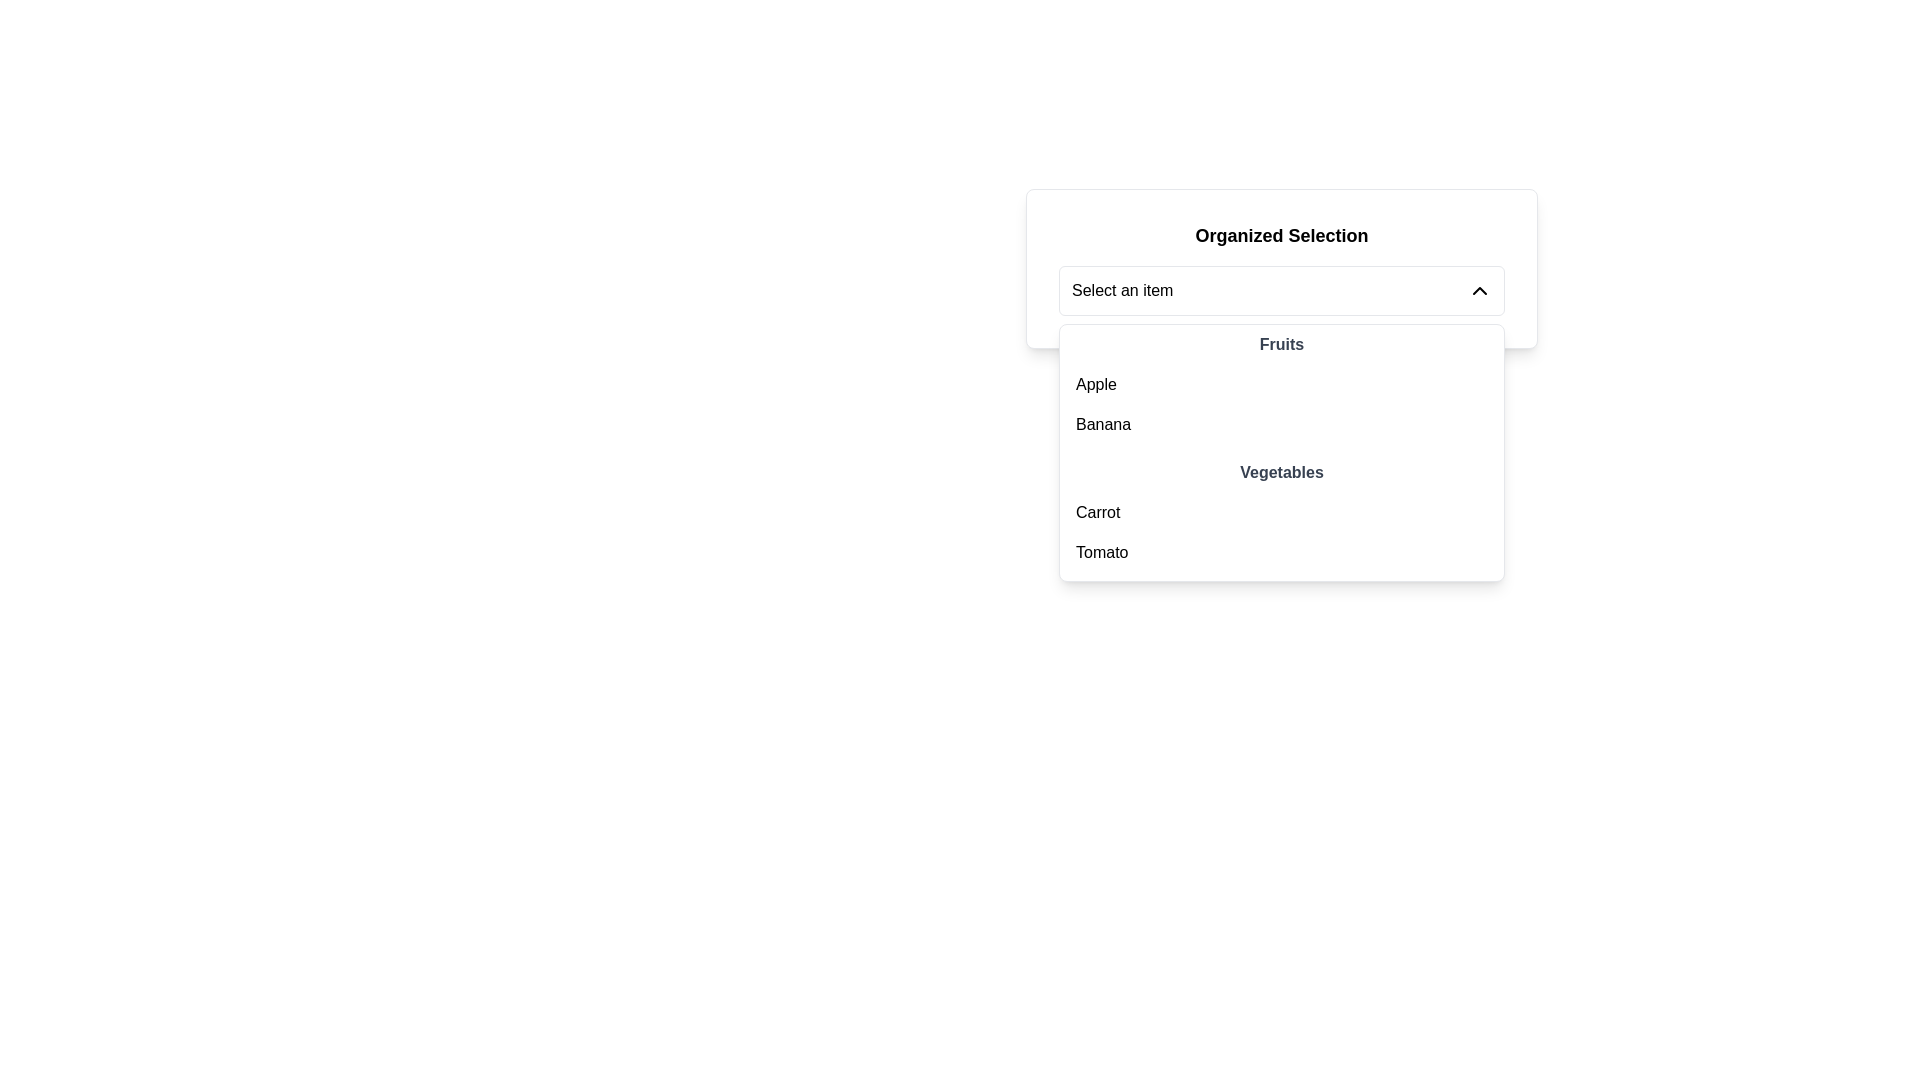 The height and width of the screenshot is (1080, 1920). Describe the element at coordinates (1479, 290) in the screenshot. I see `the Dropdown icon (chevron) located on the far right of the 'Organized Selection' dropdown field` at that location.